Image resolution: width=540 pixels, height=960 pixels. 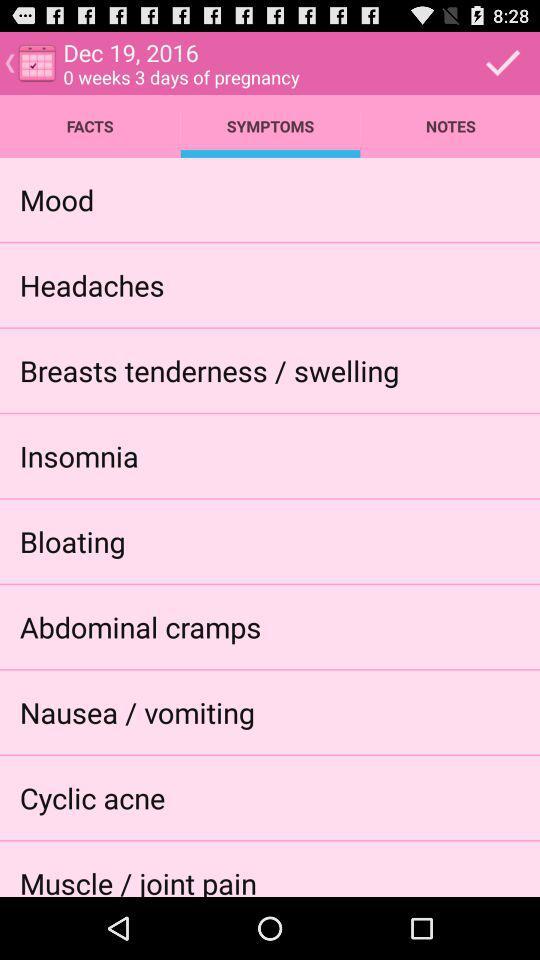 I want to click on save, so click(x=502, y=62).